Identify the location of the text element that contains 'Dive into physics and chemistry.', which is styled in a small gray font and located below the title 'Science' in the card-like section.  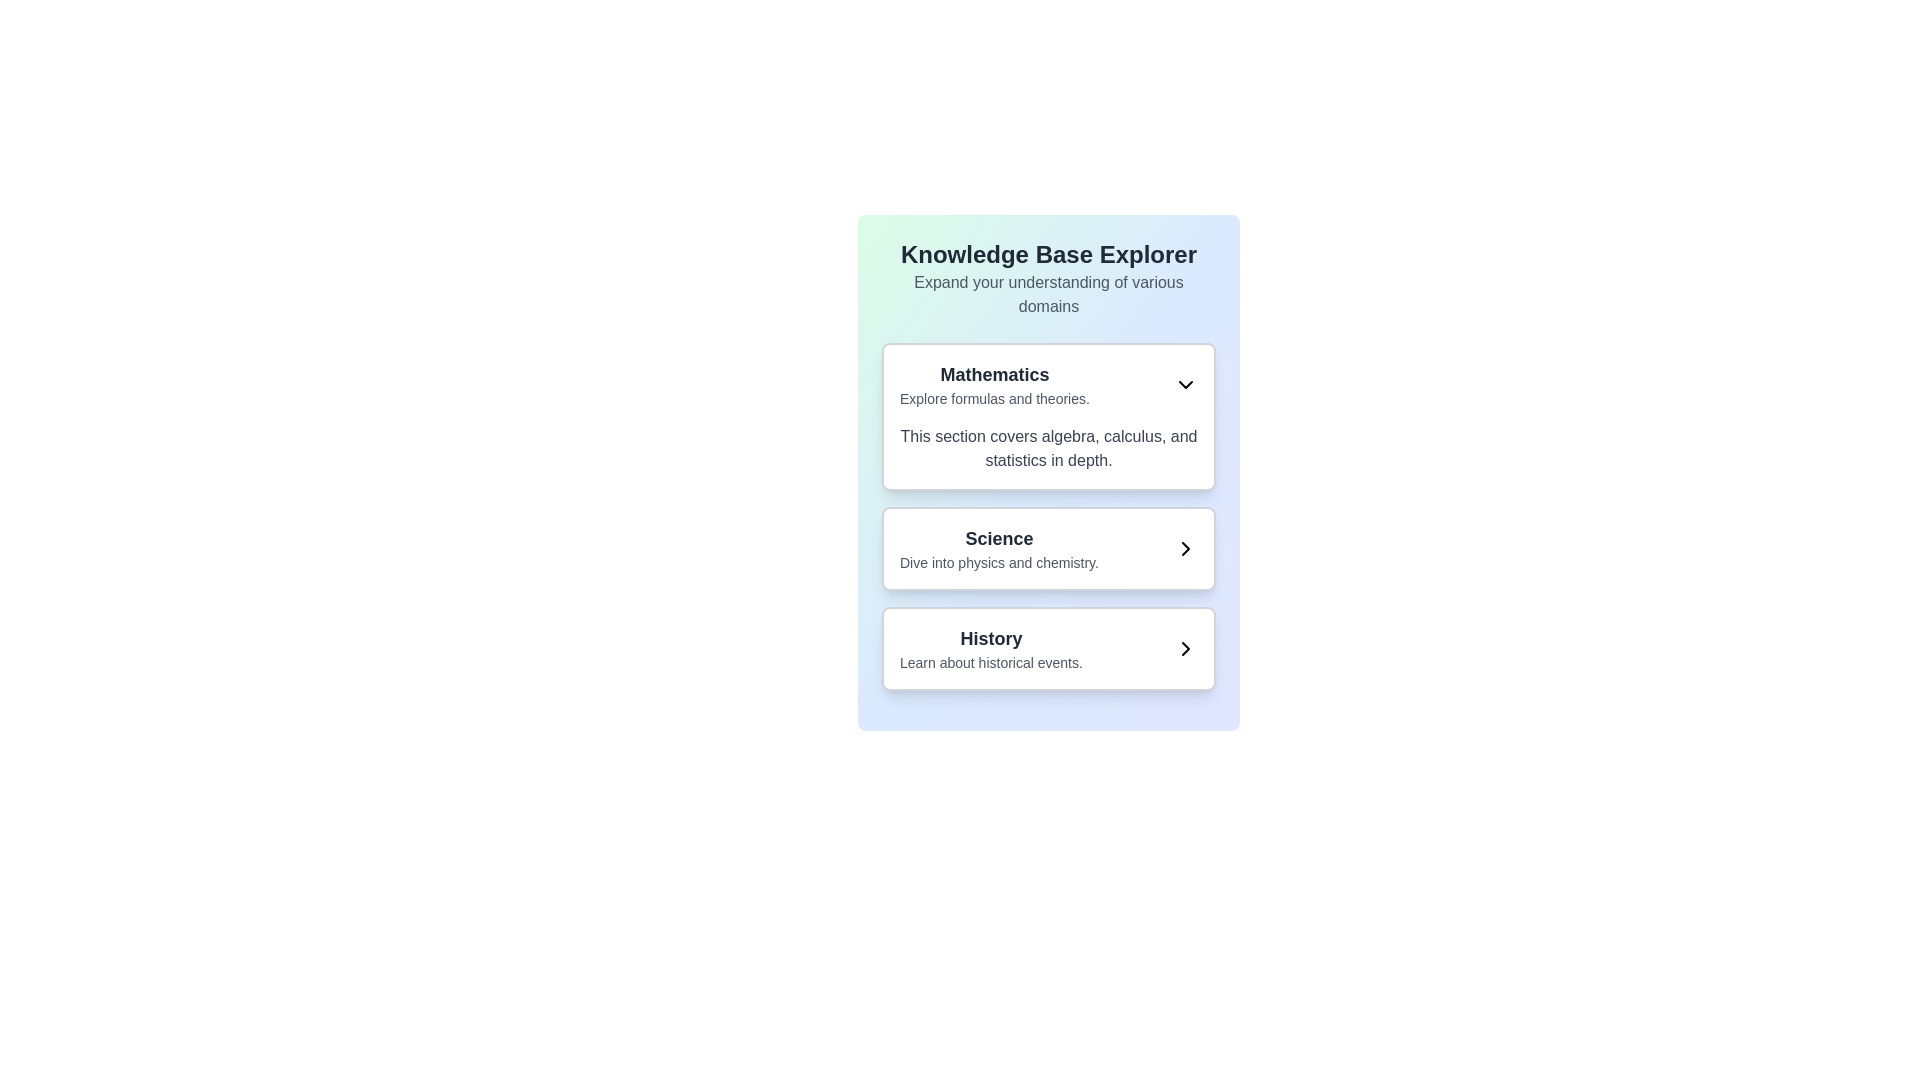
(999, 563).